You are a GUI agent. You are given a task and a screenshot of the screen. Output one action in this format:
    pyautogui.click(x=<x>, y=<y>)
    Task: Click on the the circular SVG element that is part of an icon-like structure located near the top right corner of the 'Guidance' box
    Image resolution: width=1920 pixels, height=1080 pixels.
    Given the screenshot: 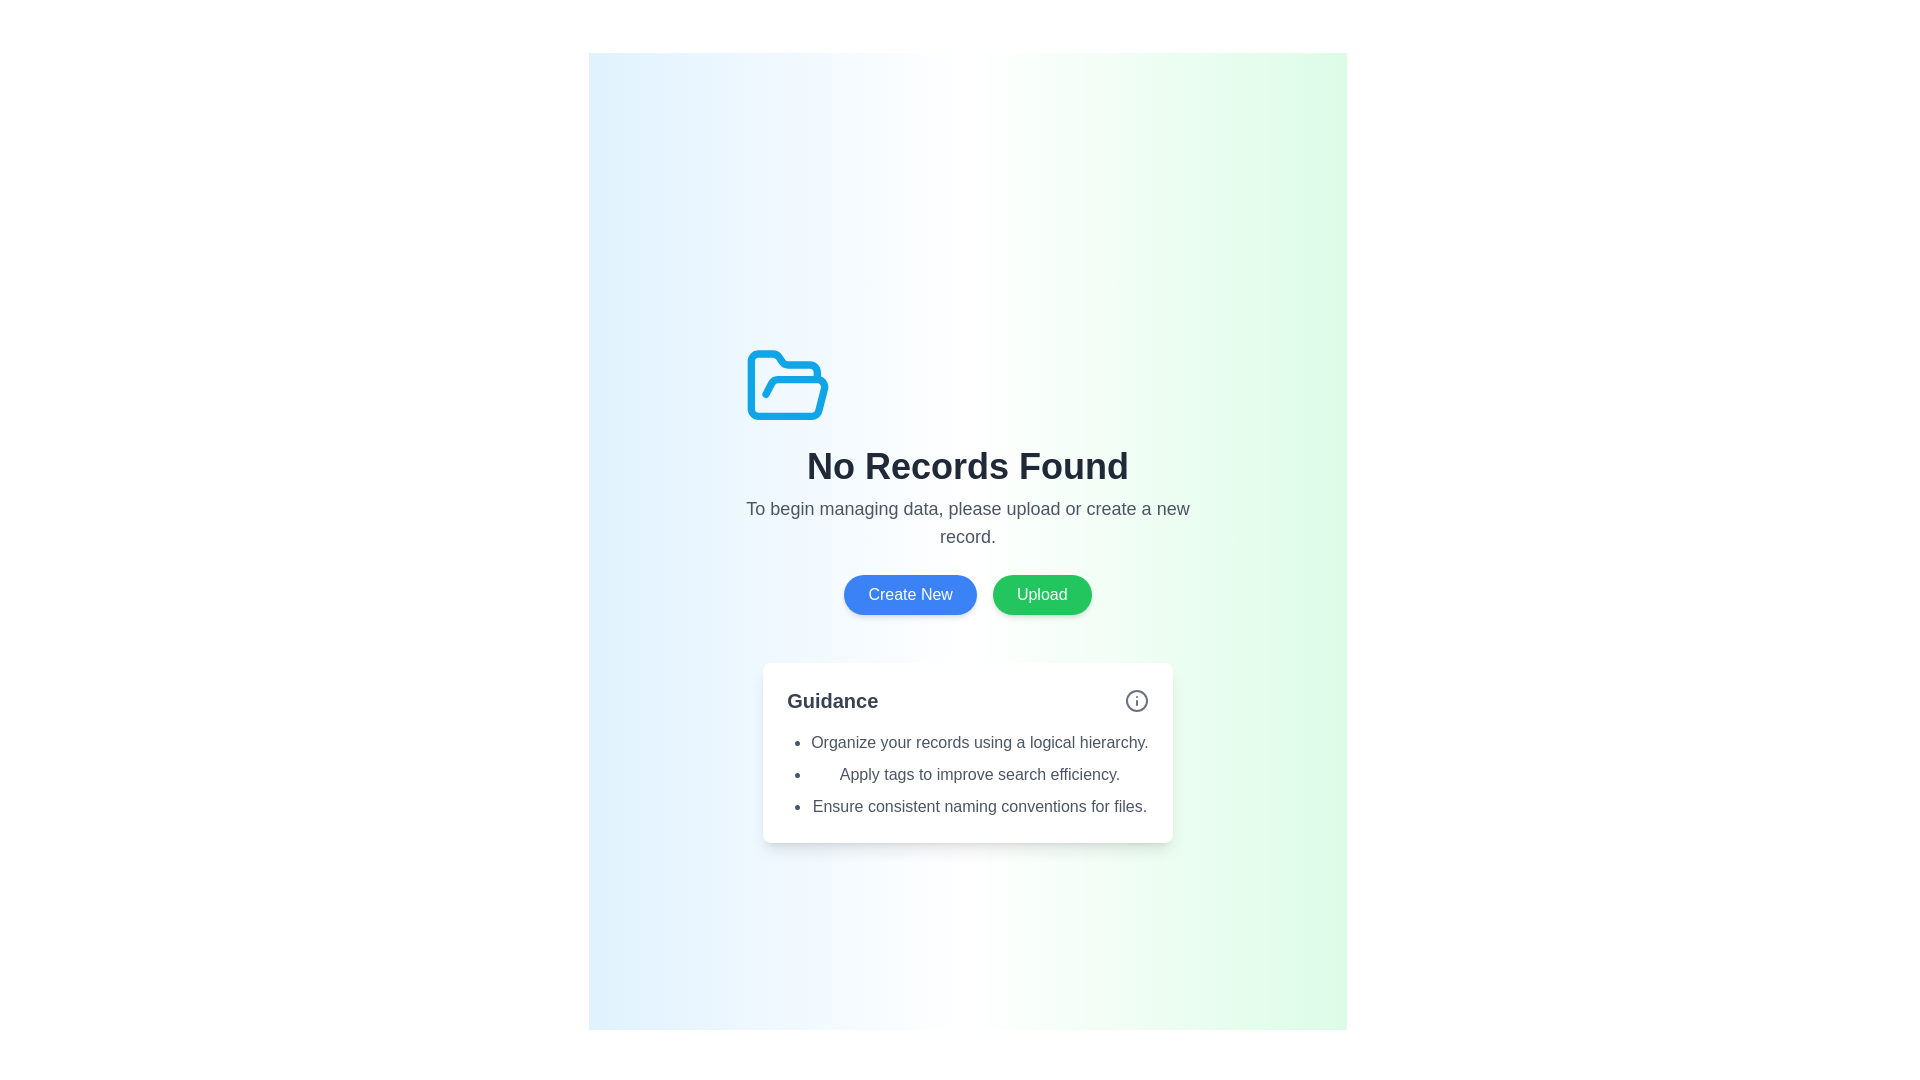 What is the action you would take?
    pyautogui.click(x=1136, y=700)
    